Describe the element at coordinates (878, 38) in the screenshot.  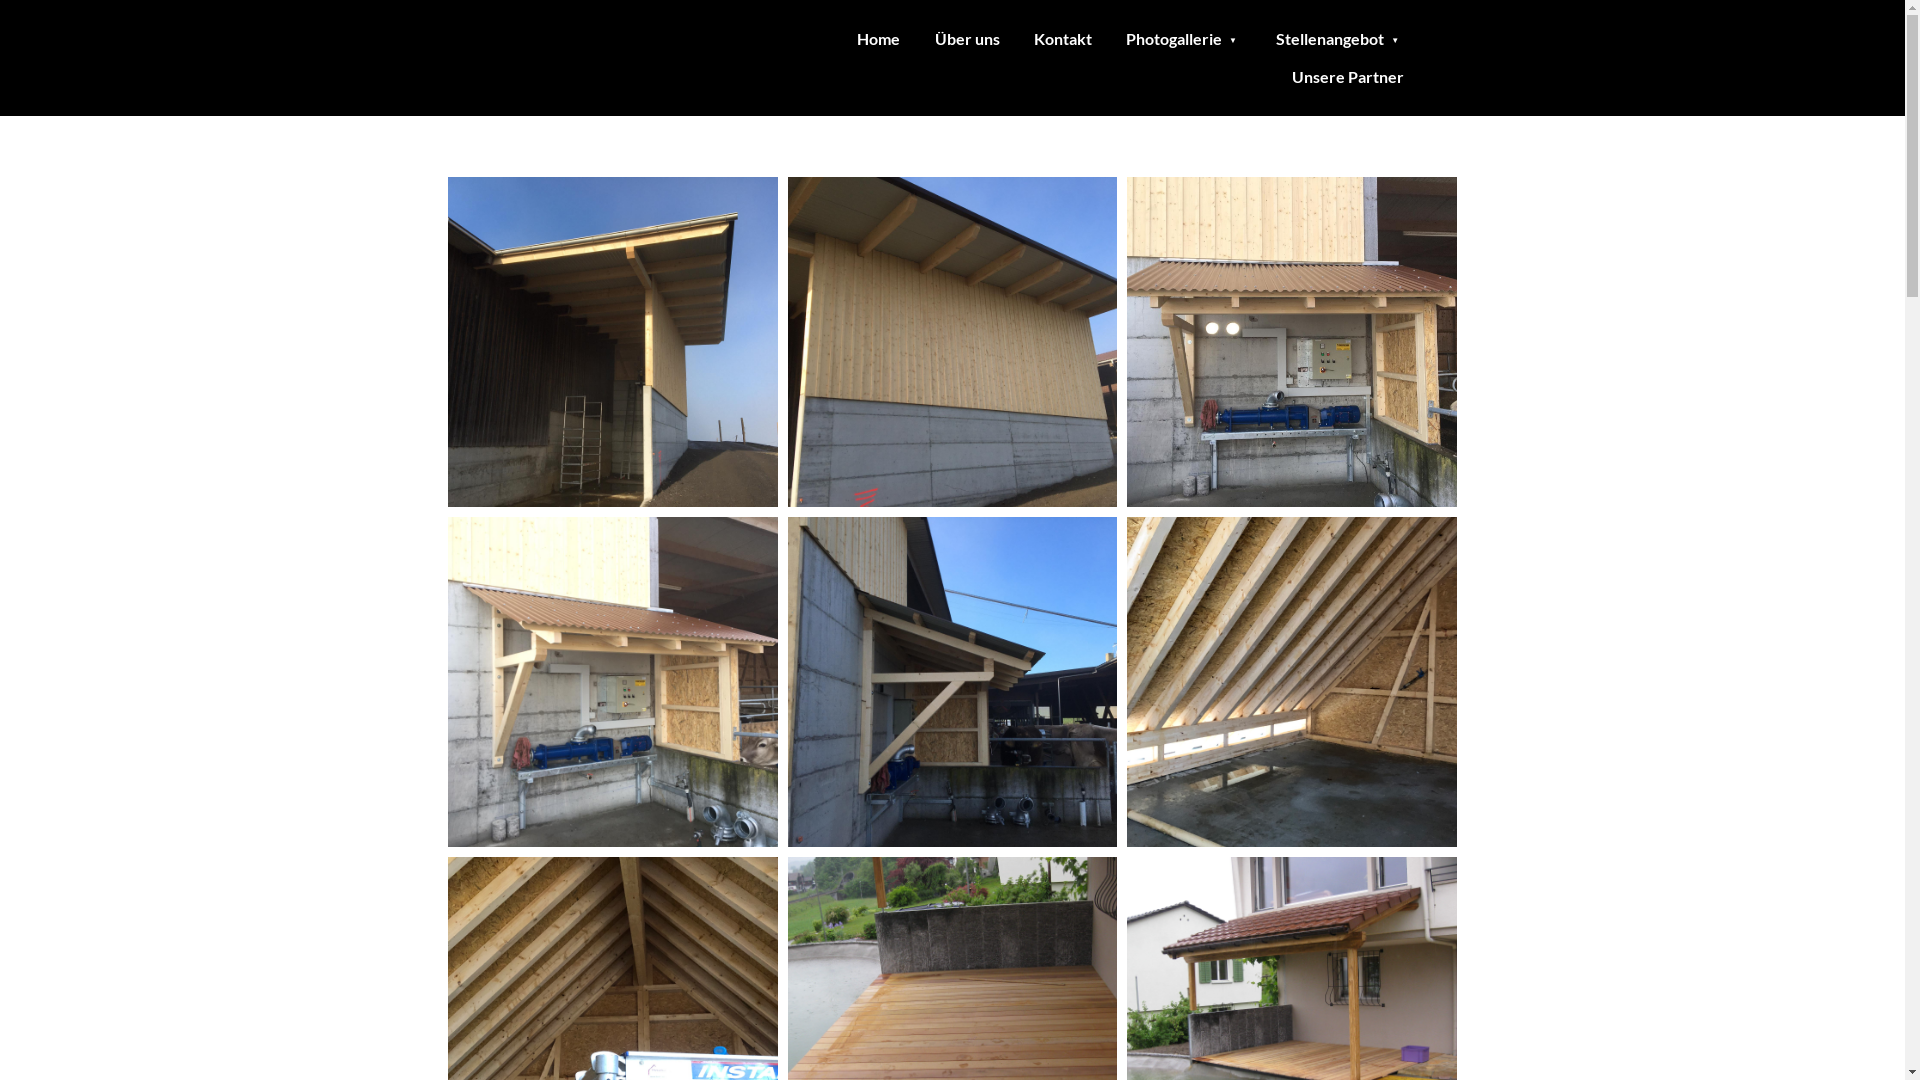
I see `'Home'` at that location.